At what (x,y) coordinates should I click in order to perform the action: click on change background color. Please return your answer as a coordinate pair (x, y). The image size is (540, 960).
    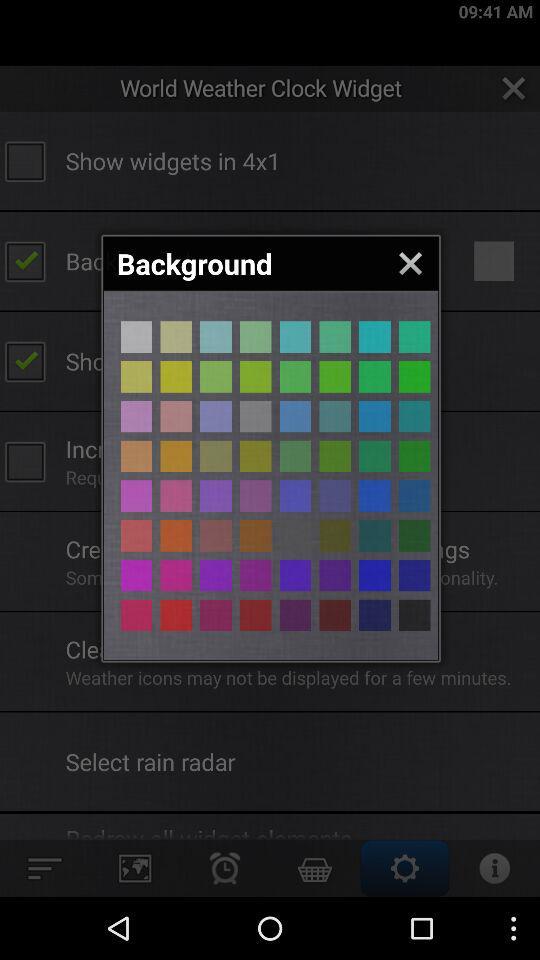
    Looking at the image, I should click on (215, 614).